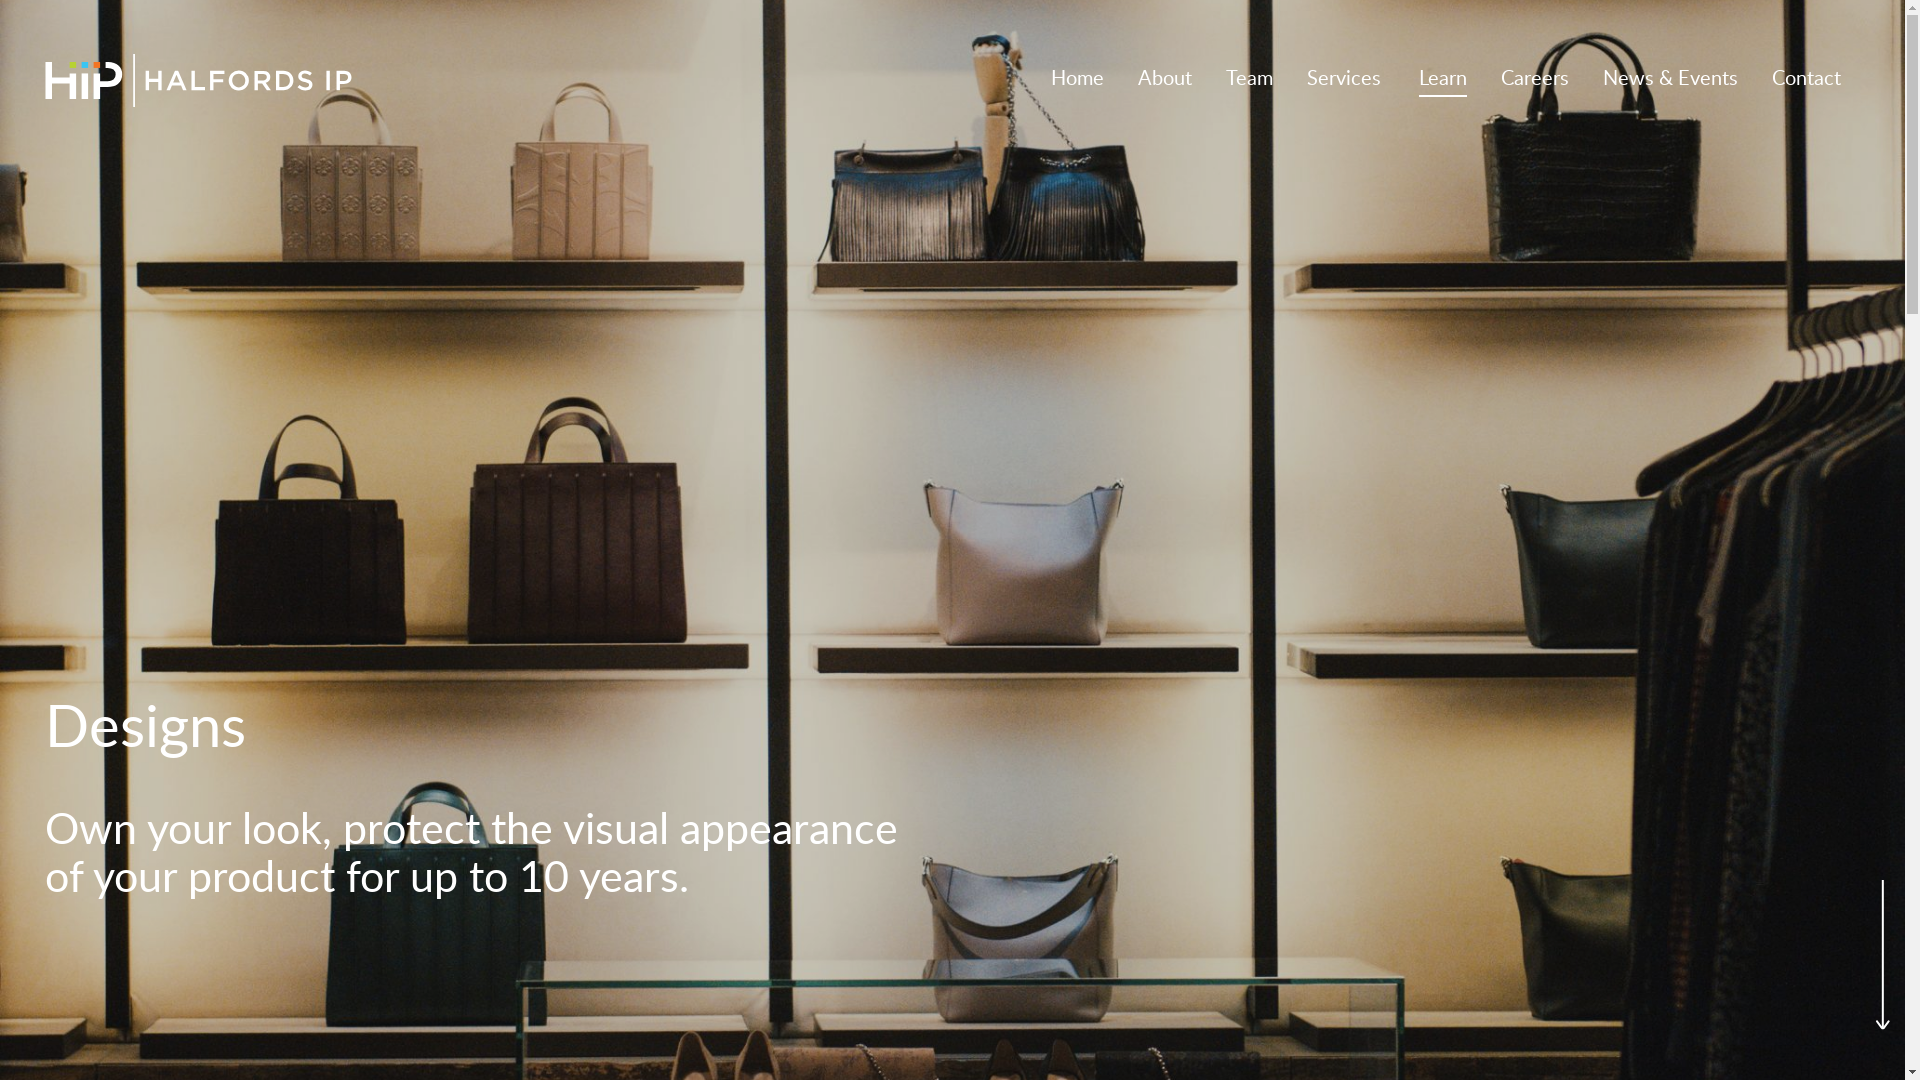  Describe the element at coordinates (1076, 79) in the screenshot. I see `'Home'` at that location.